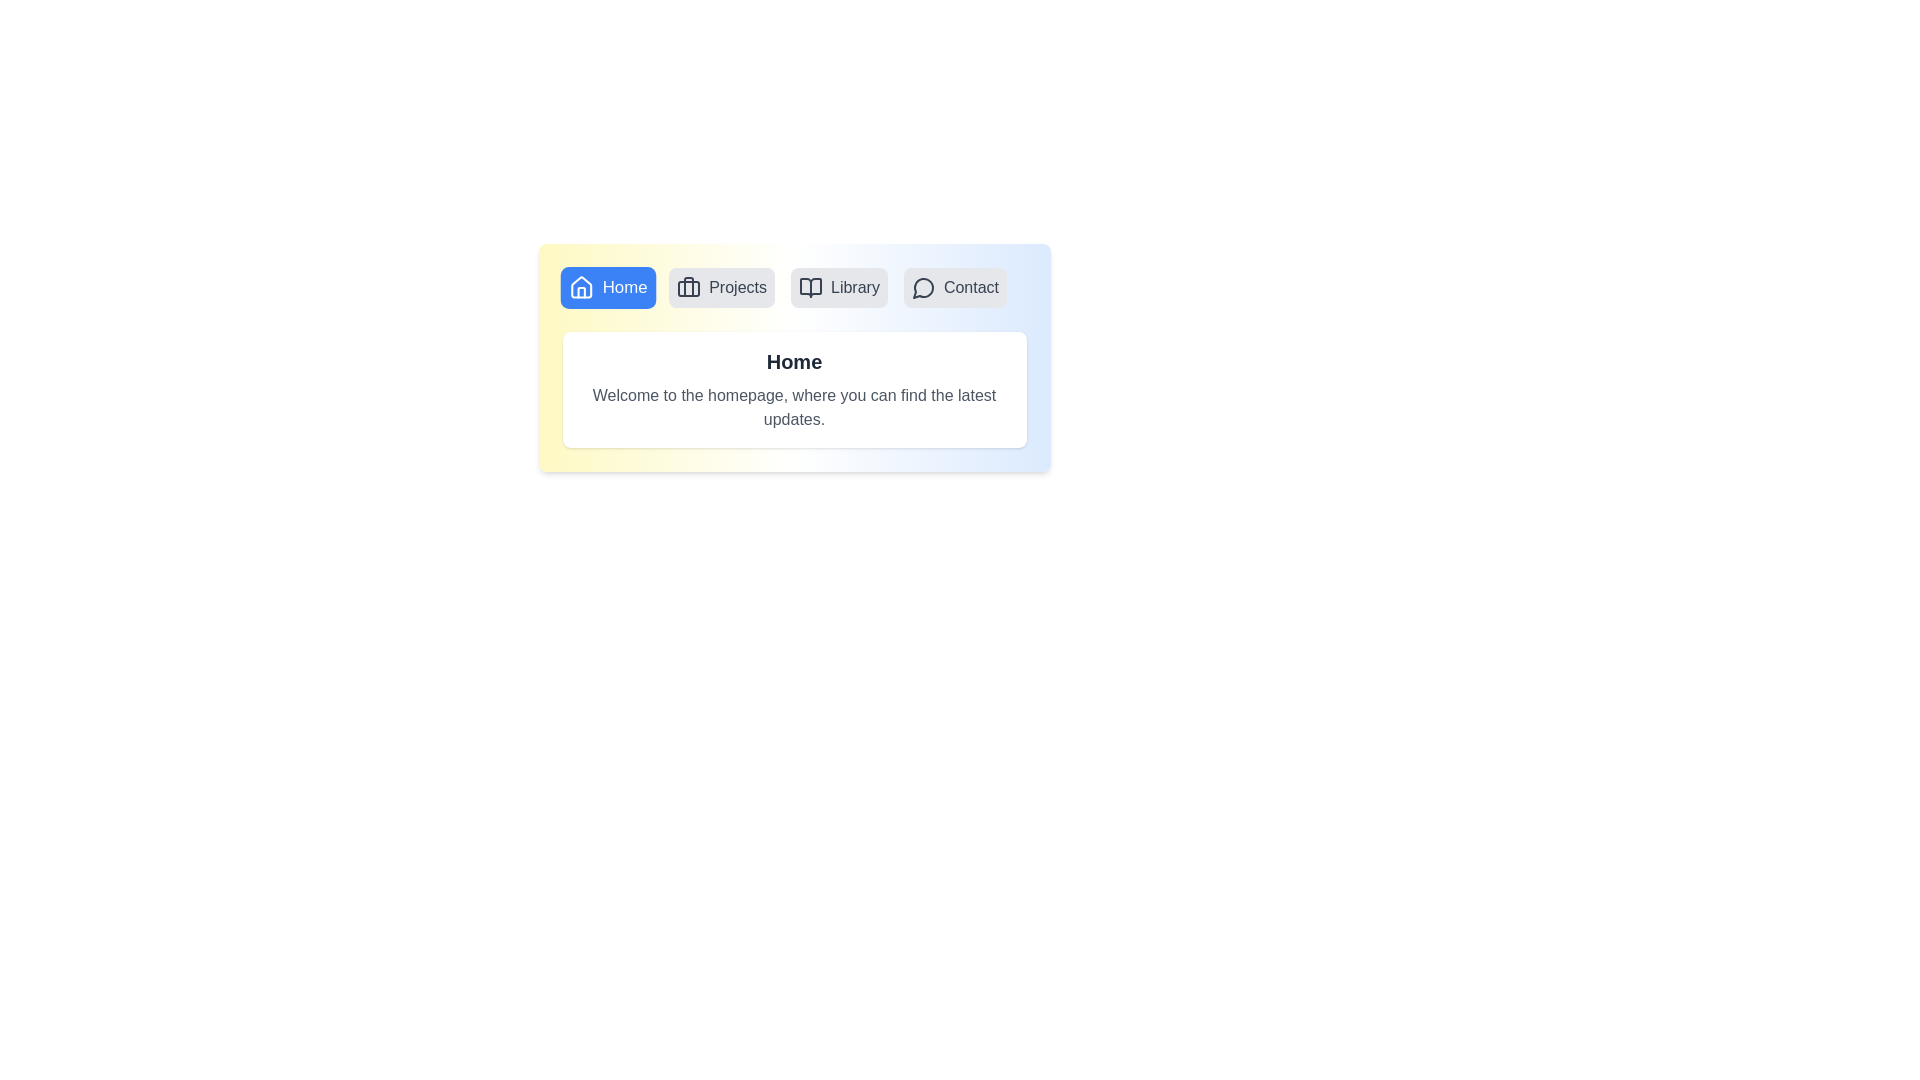 The width and height of the screenshot is (1920, 1080). Describe the element at coordinates (606, 288) in the screenshot. I see `the Home tab to view its content` at that location.